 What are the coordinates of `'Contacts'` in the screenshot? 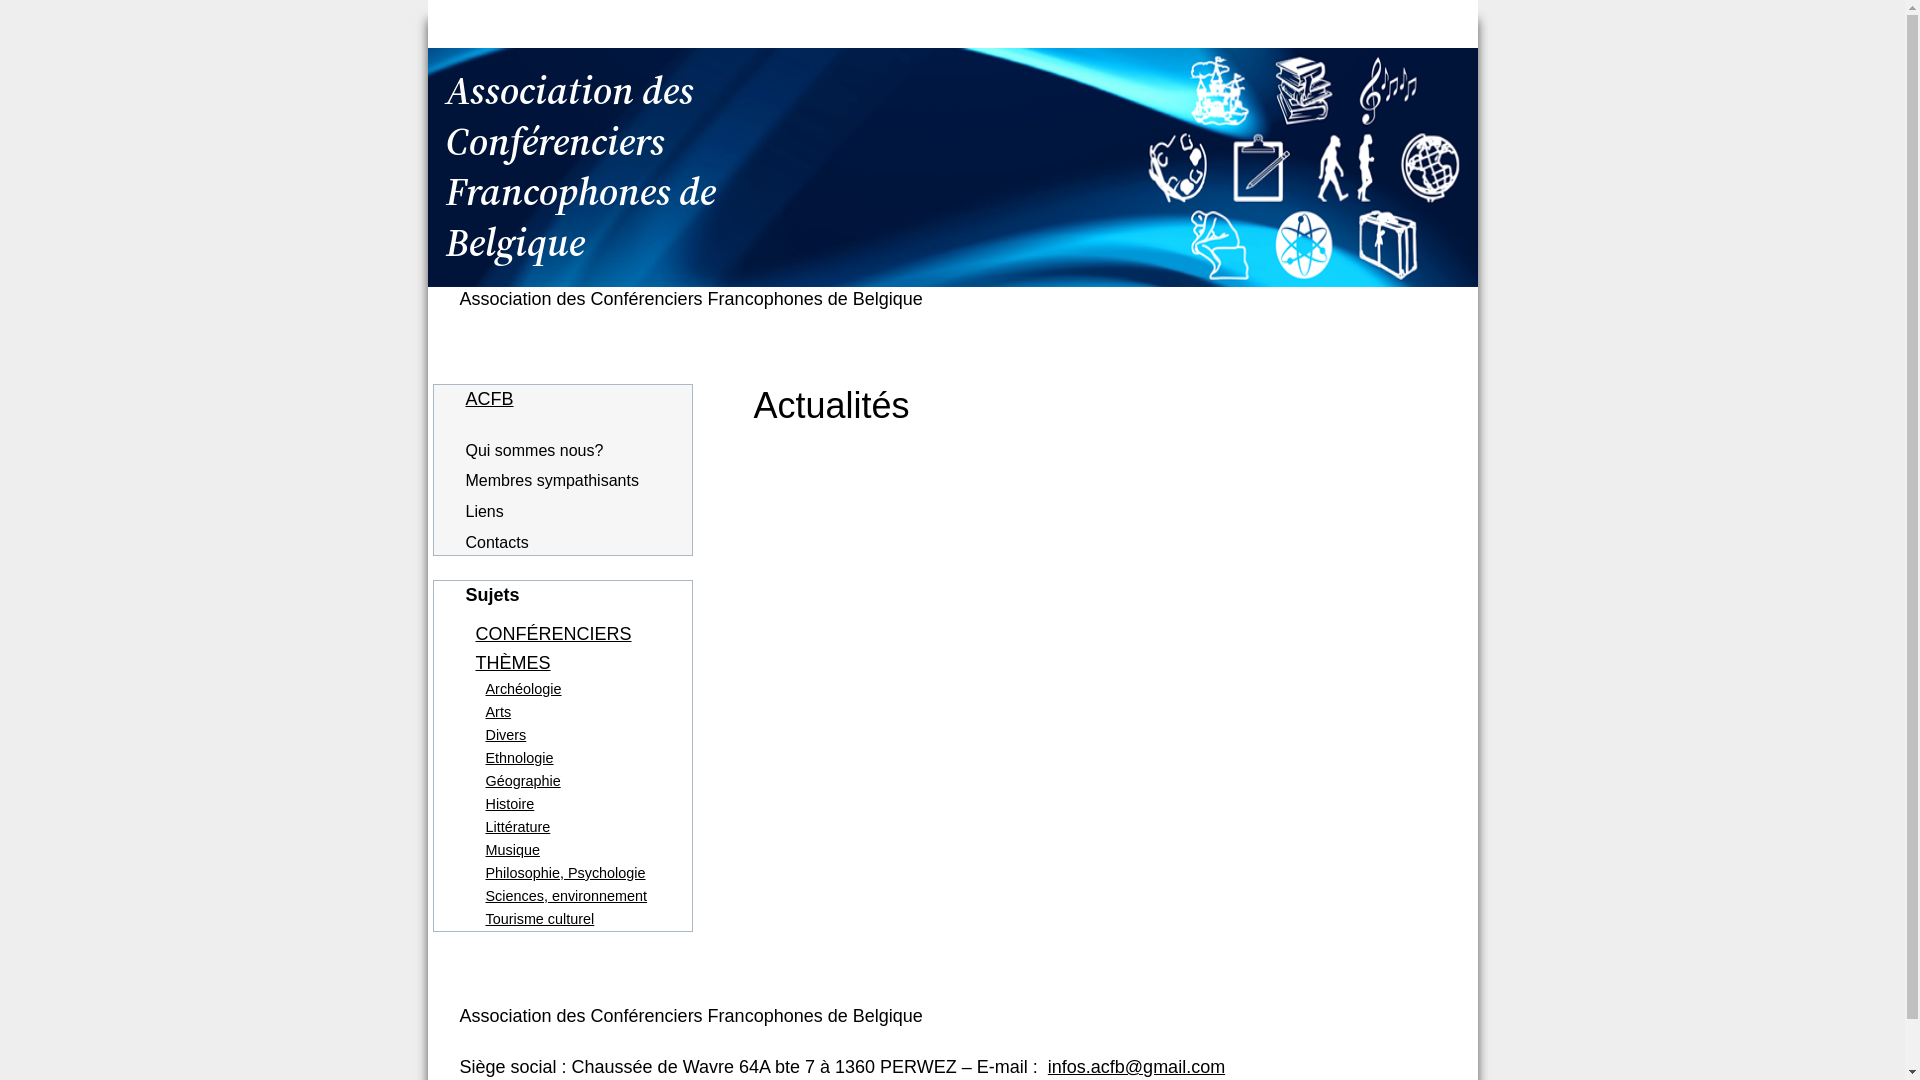 It's located at (497, 543).